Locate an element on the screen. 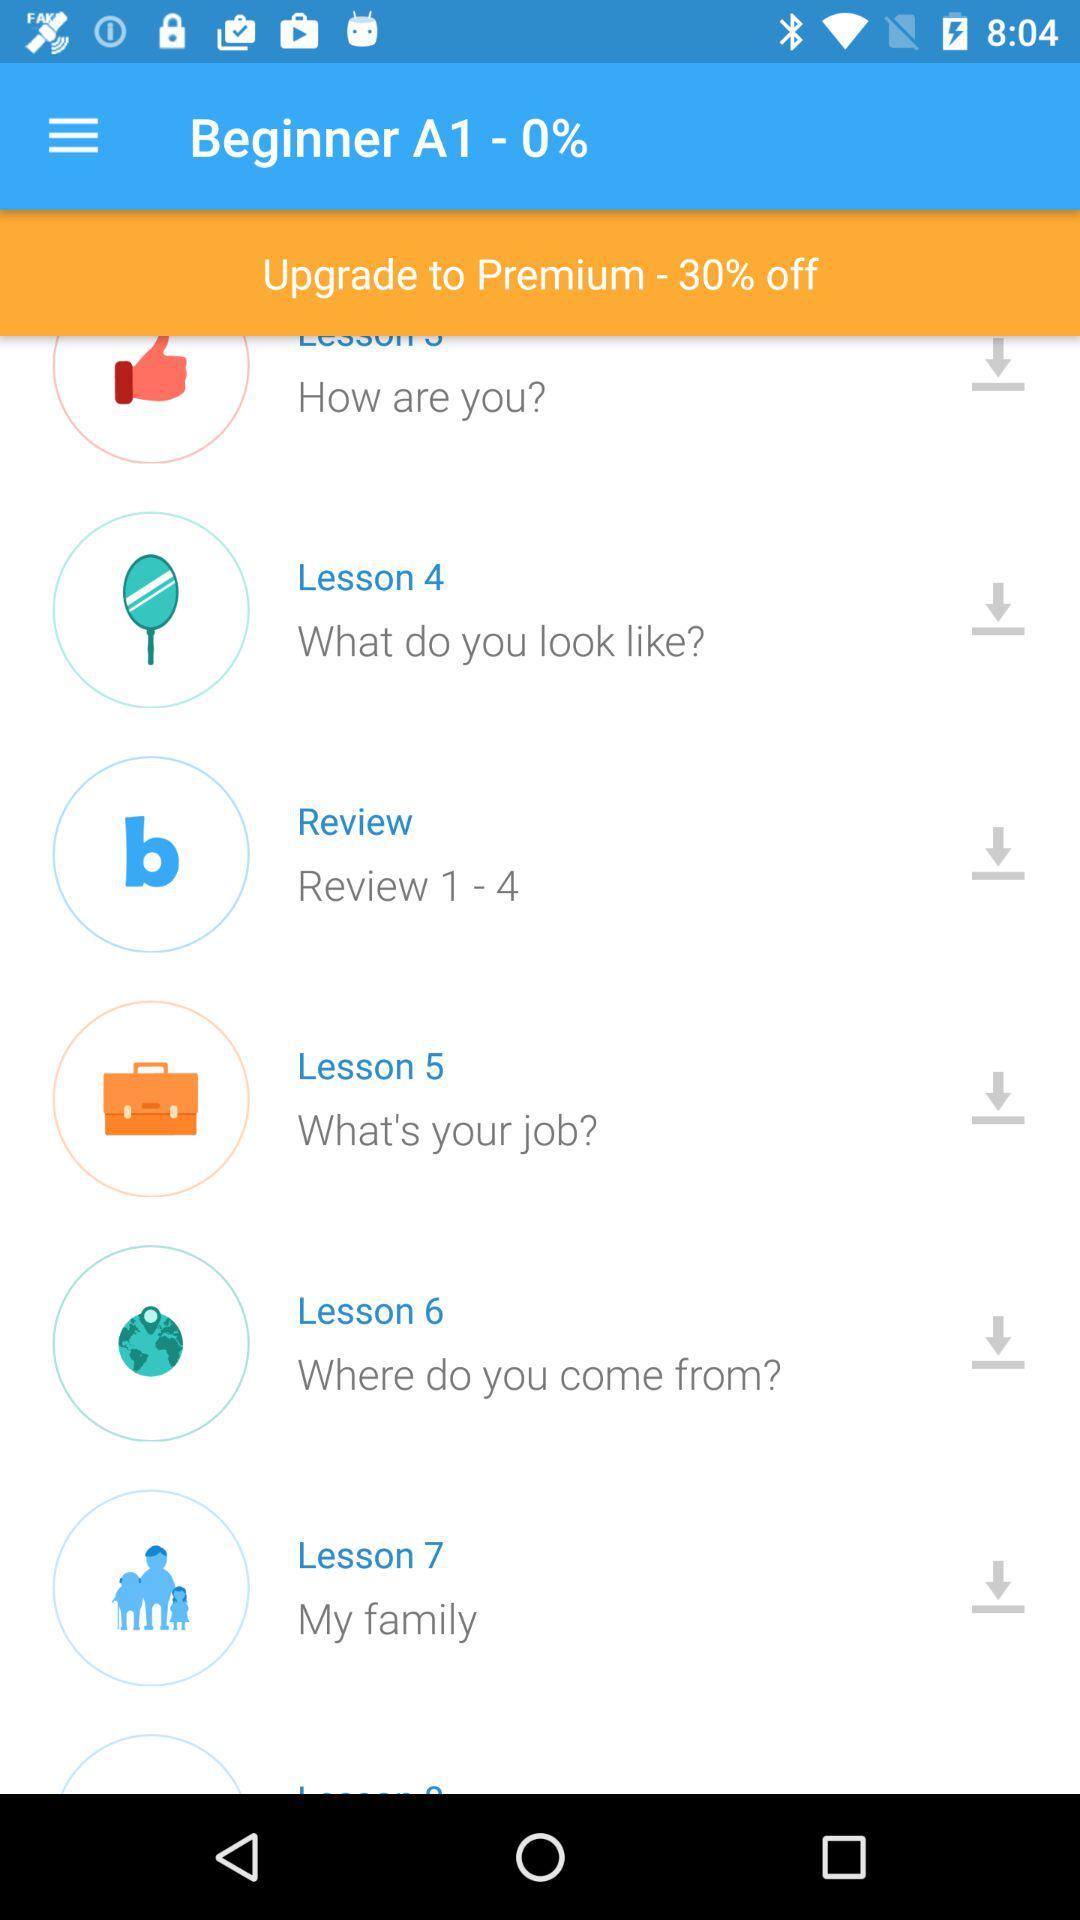 Image resolution: width=1080 pixels, height=1920 pixels. the upgrade to premium is located at coordinates (540, 272).